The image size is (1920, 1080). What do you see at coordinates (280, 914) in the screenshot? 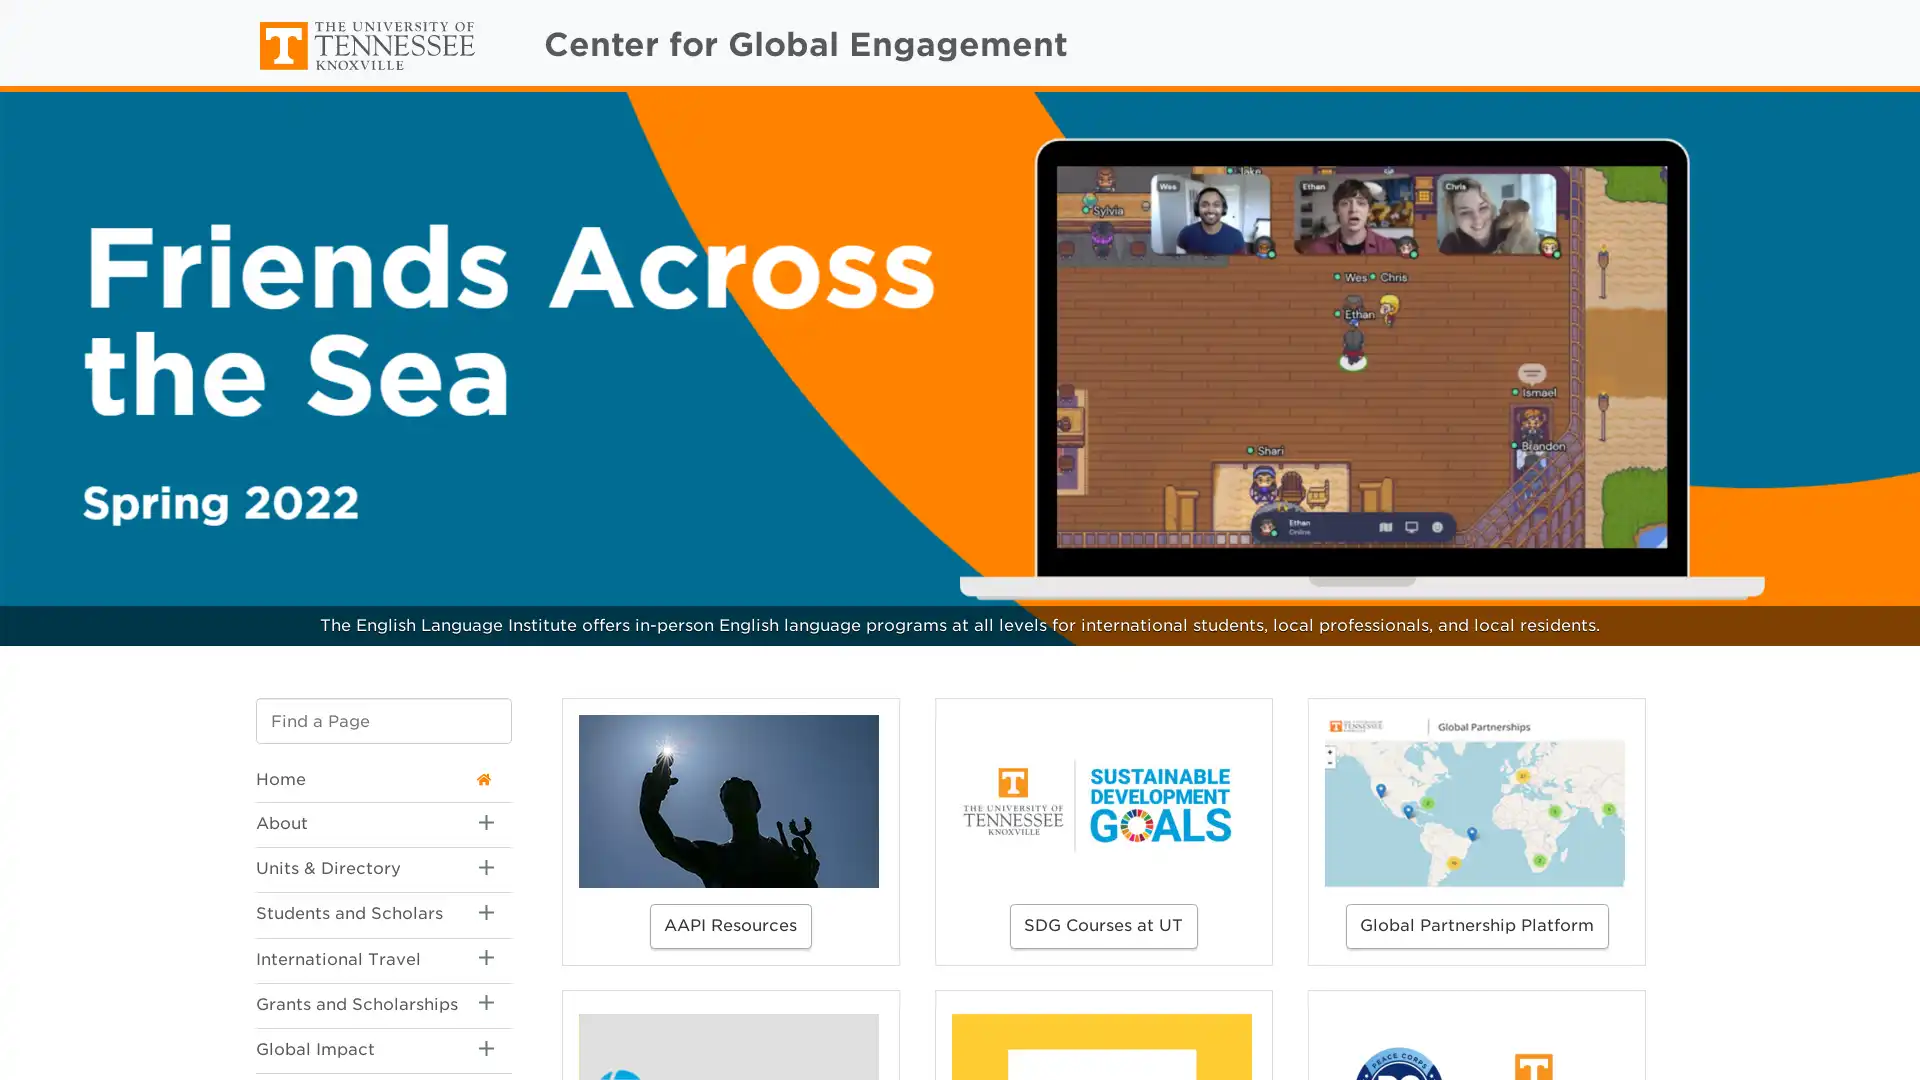
I see `Toggle Sub Menu` at bounding box center [280, 914].